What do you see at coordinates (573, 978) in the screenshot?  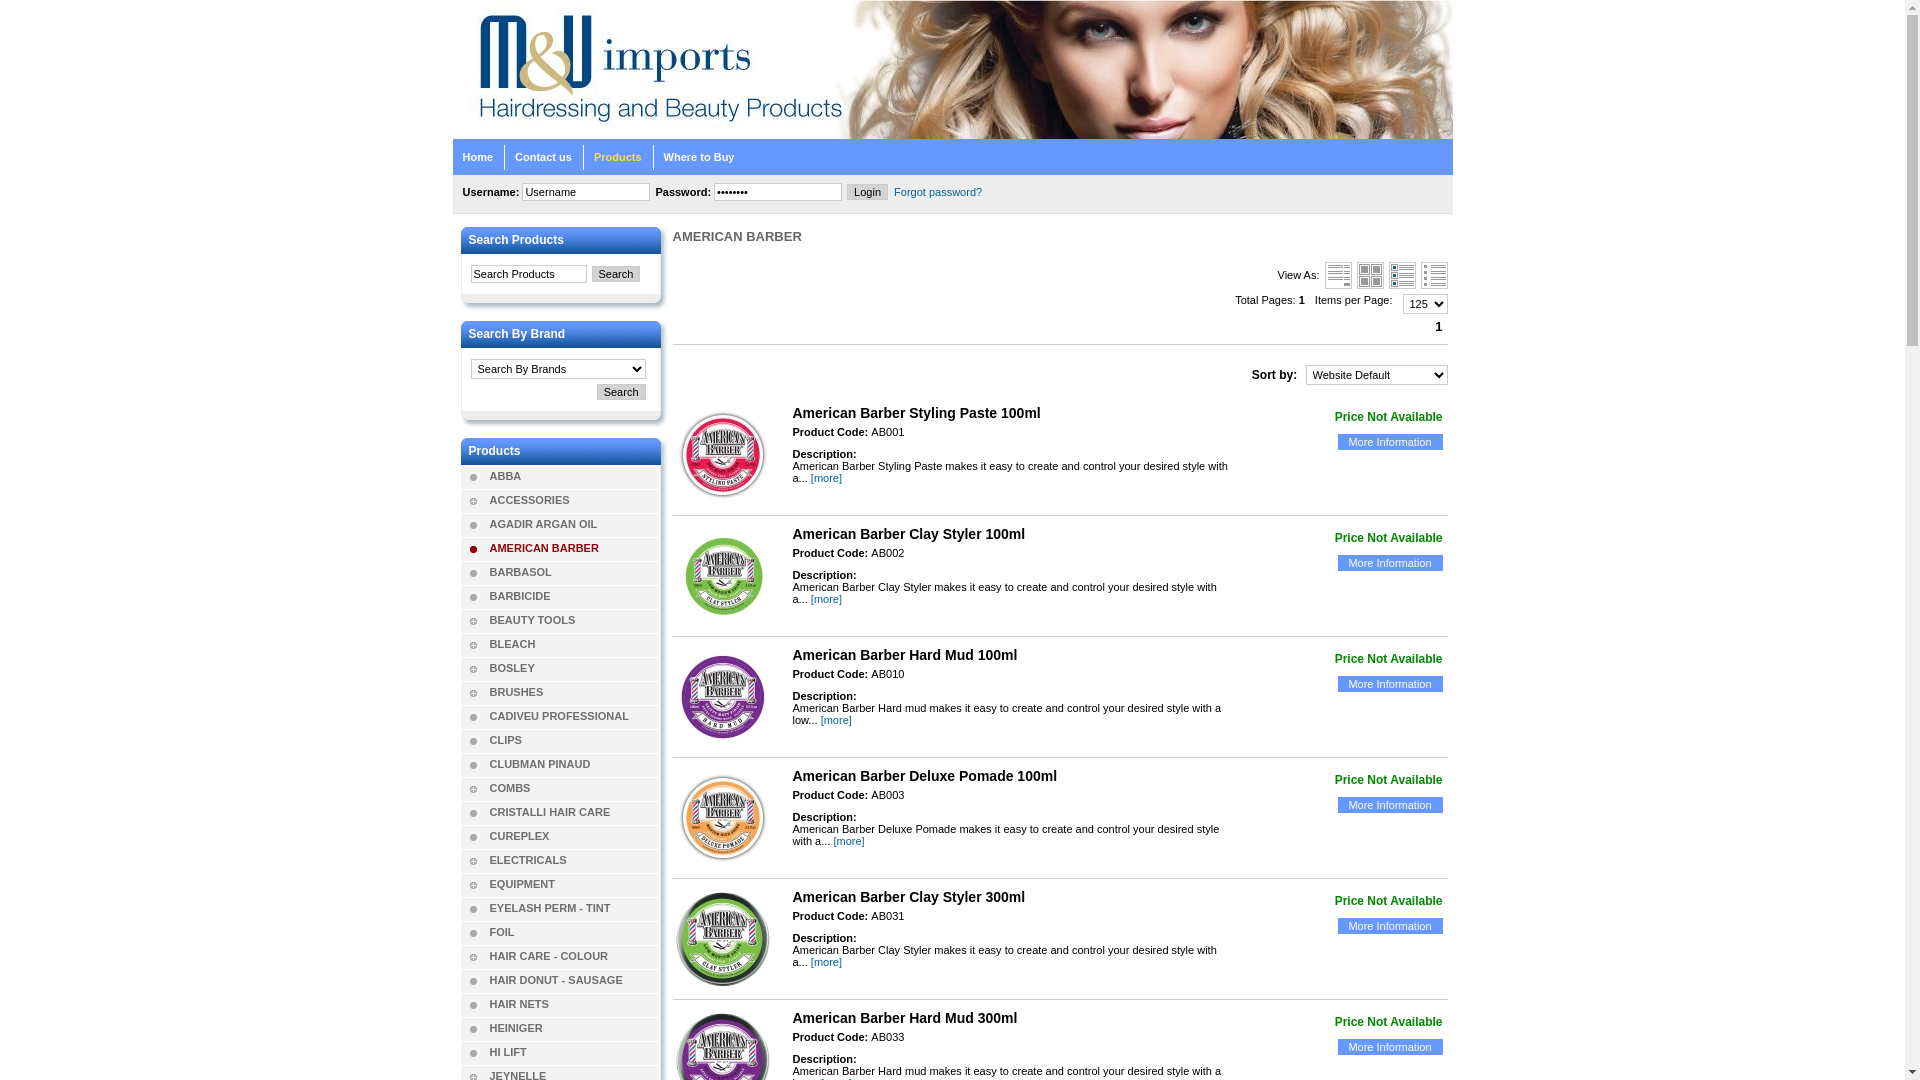 I see `'HAIR DONUT - SAUSAGE'` at bounding box center [573, 978].